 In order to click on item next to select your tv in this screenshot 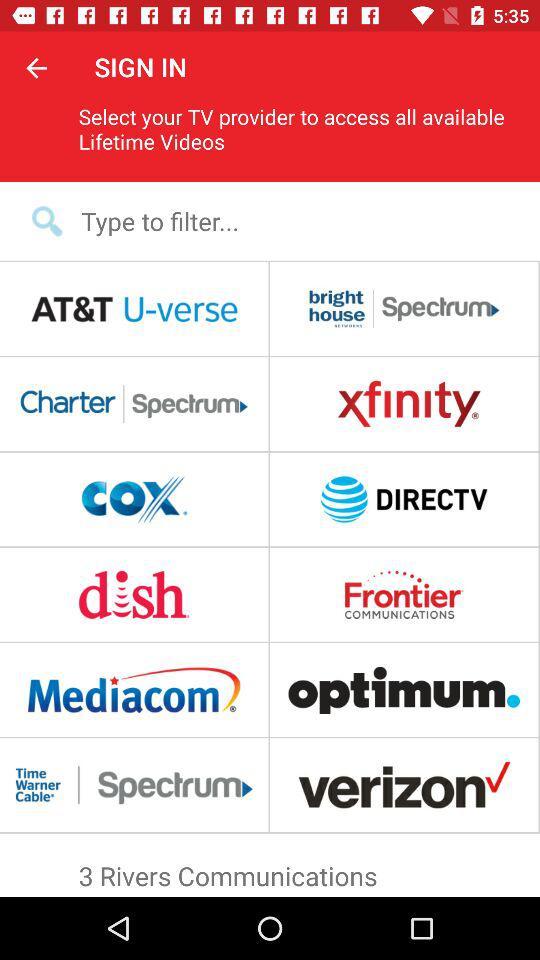, I will do `click(36, 67)`.